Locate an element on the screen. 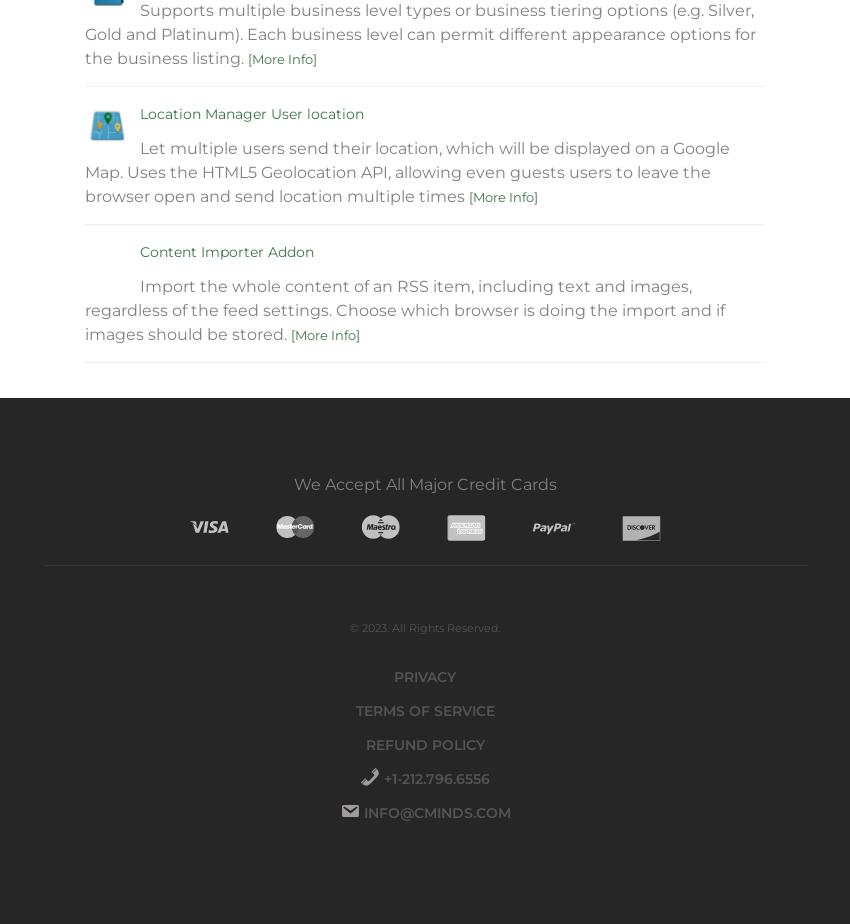 This screenshot has width=850, height=924. '© 2023. All Rights Reserved.' is located at coordinates (425, 628).